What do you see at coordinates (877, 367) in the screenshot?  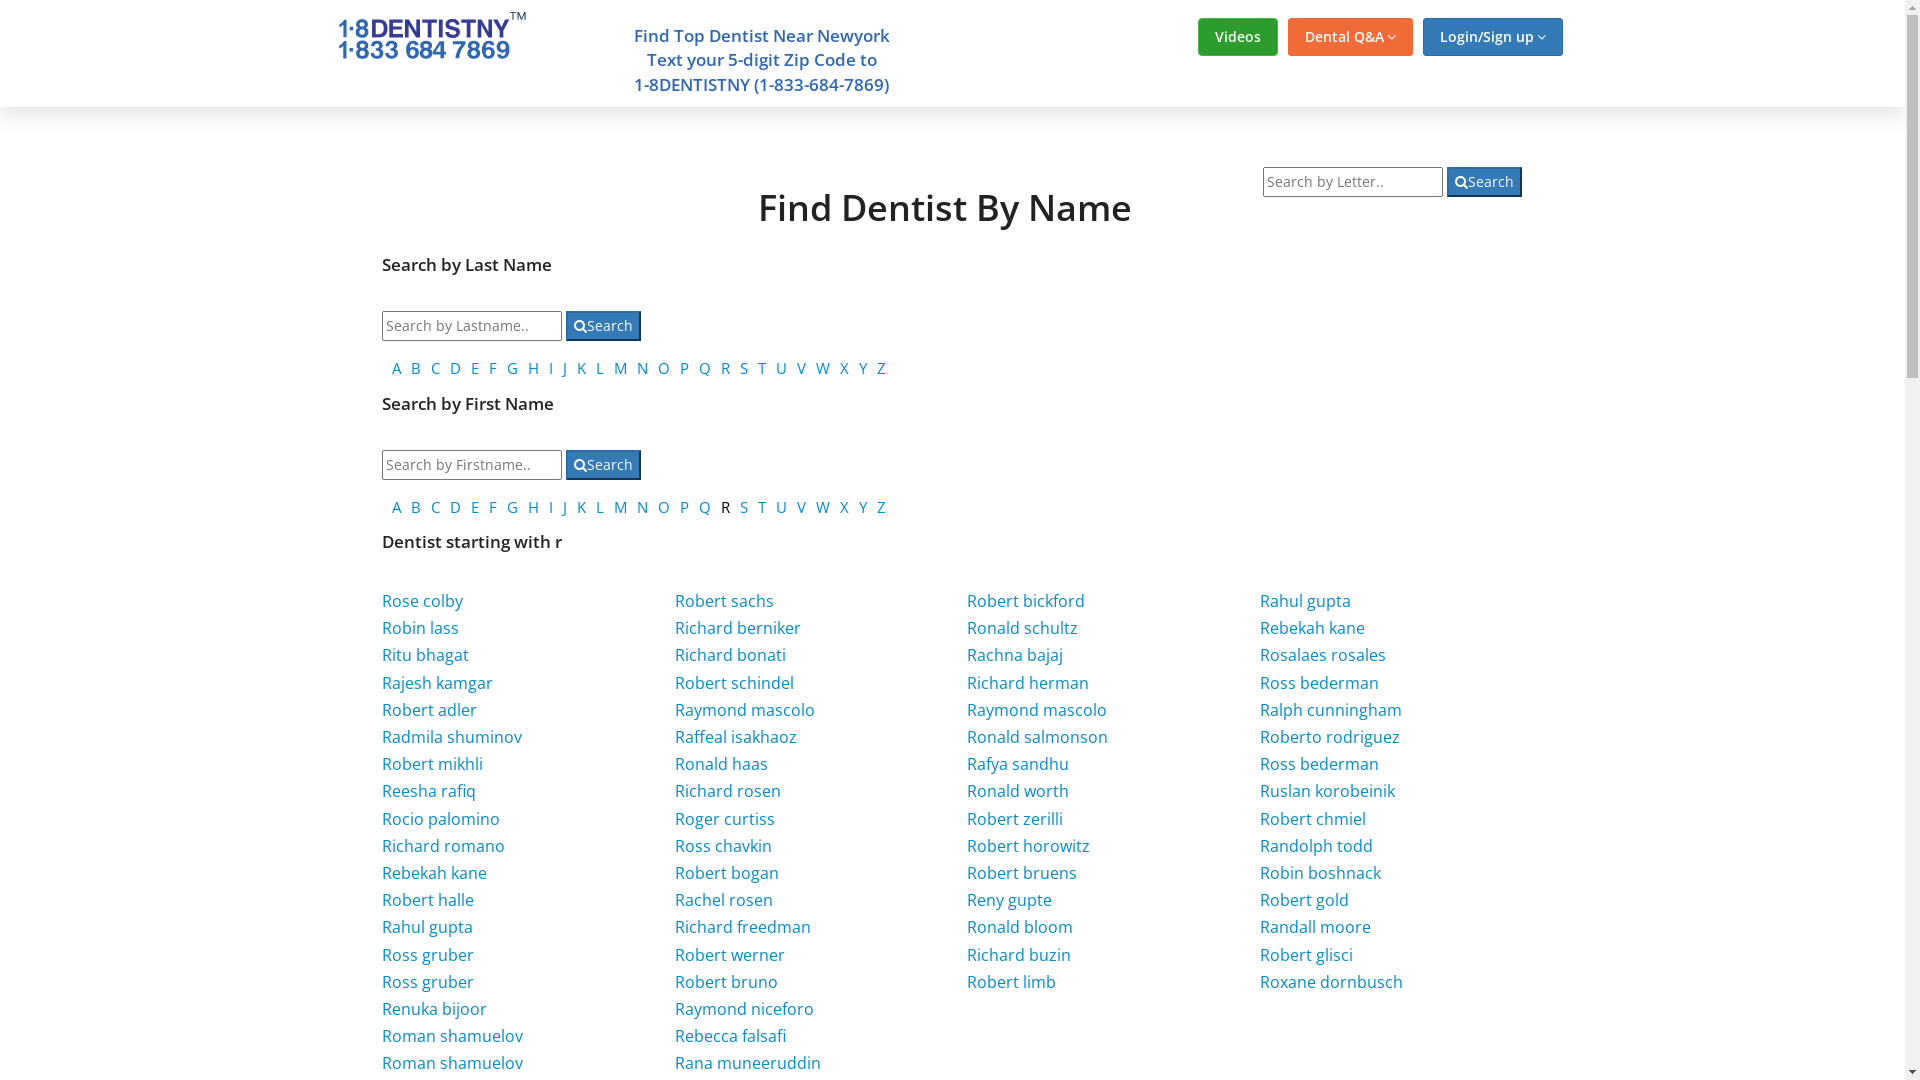 I see `'Z'` at bounding box center [877, 367].